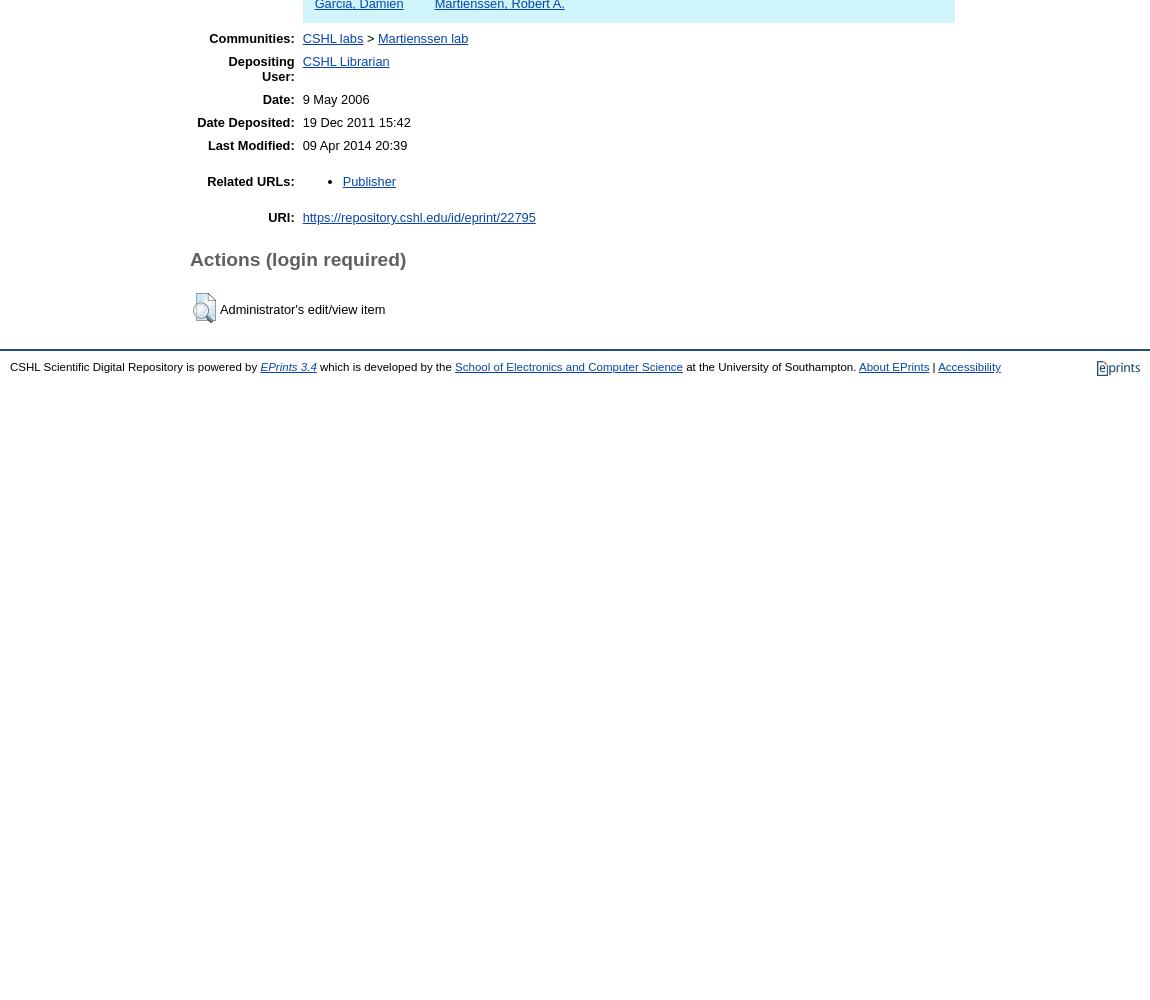 The image size is (1150, 1000). I want to click on 'which is developed by the', so click(385, 366).